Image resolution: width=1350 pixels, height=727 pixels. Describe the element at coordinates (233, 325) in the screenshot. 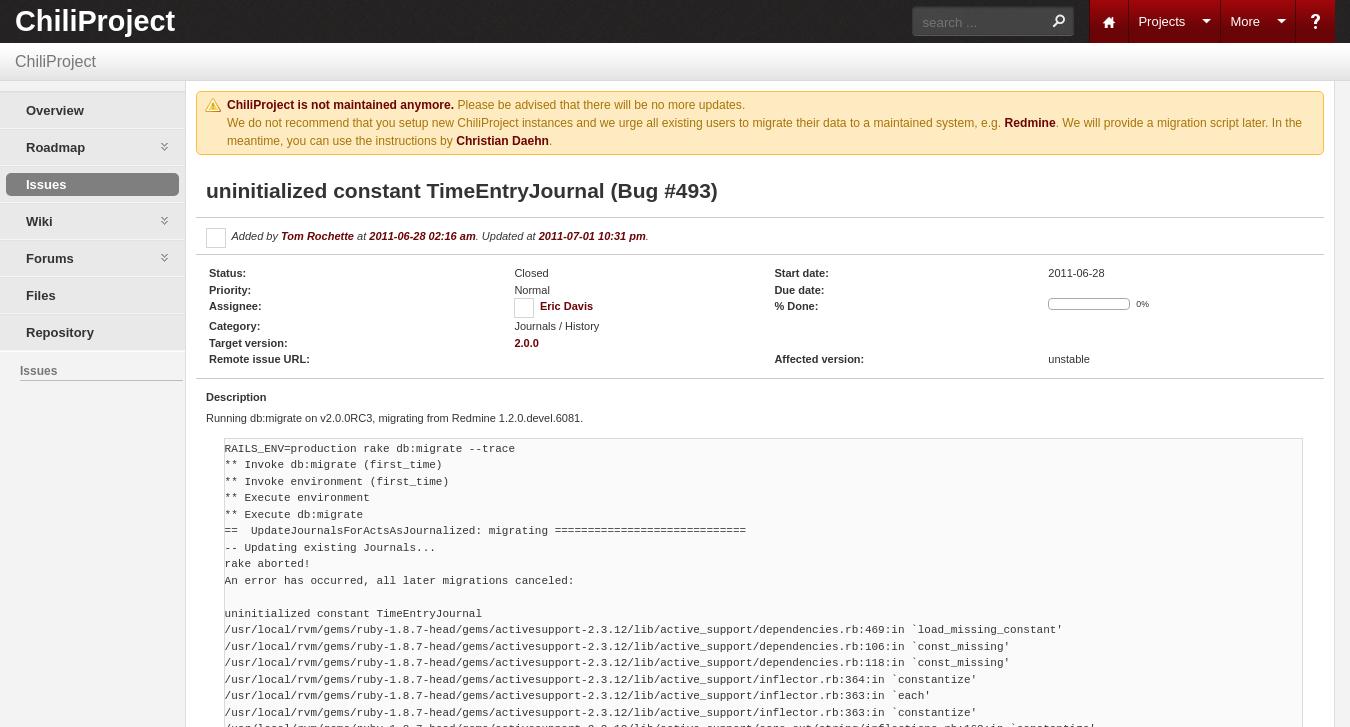

I see `'Category:'` at that location.